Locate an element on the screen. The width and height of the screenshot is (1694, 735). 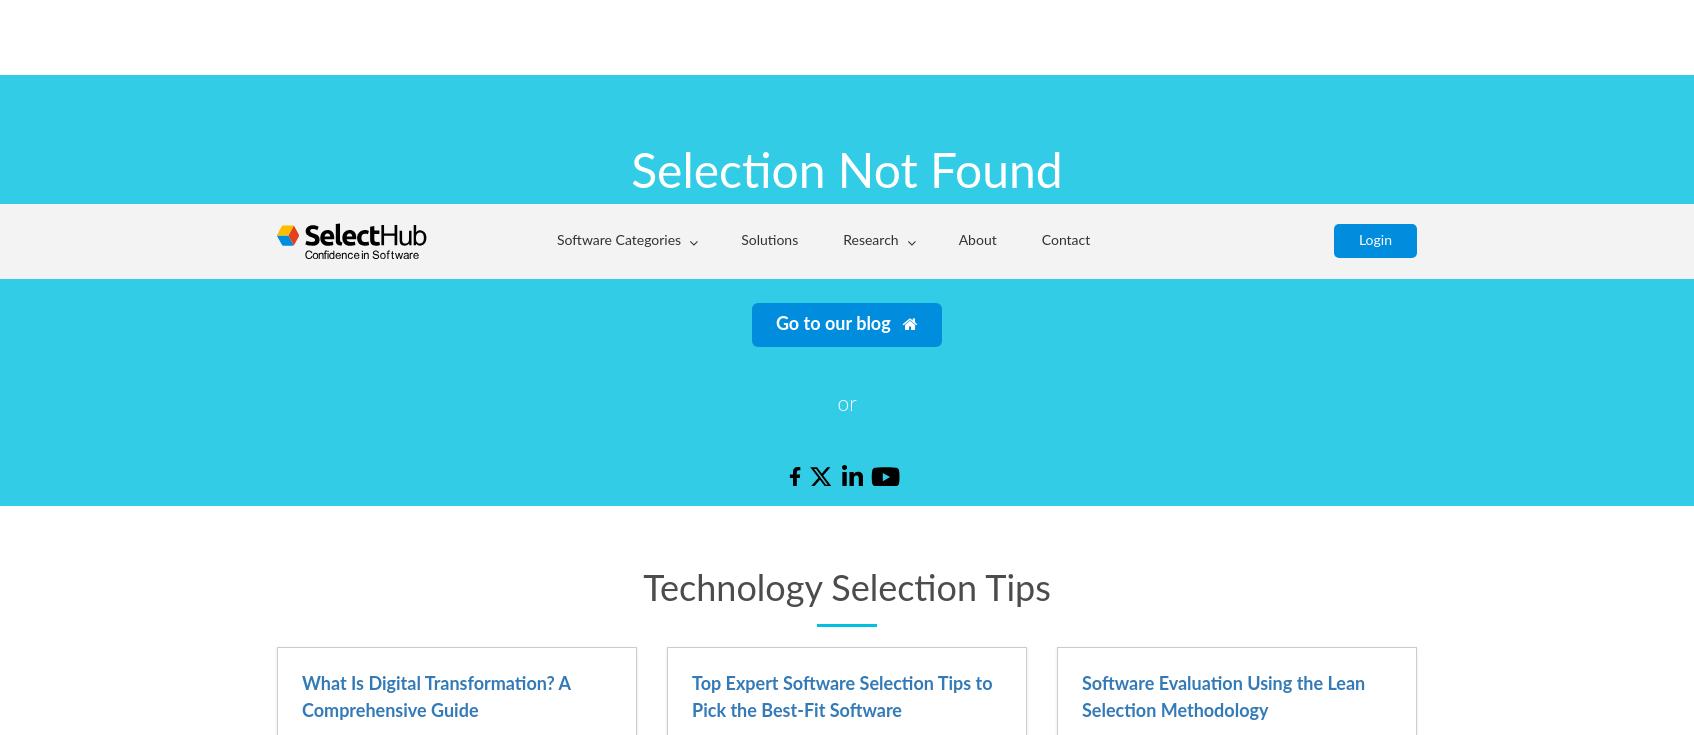
'or want to read our' is located at coordinates (977, 37).